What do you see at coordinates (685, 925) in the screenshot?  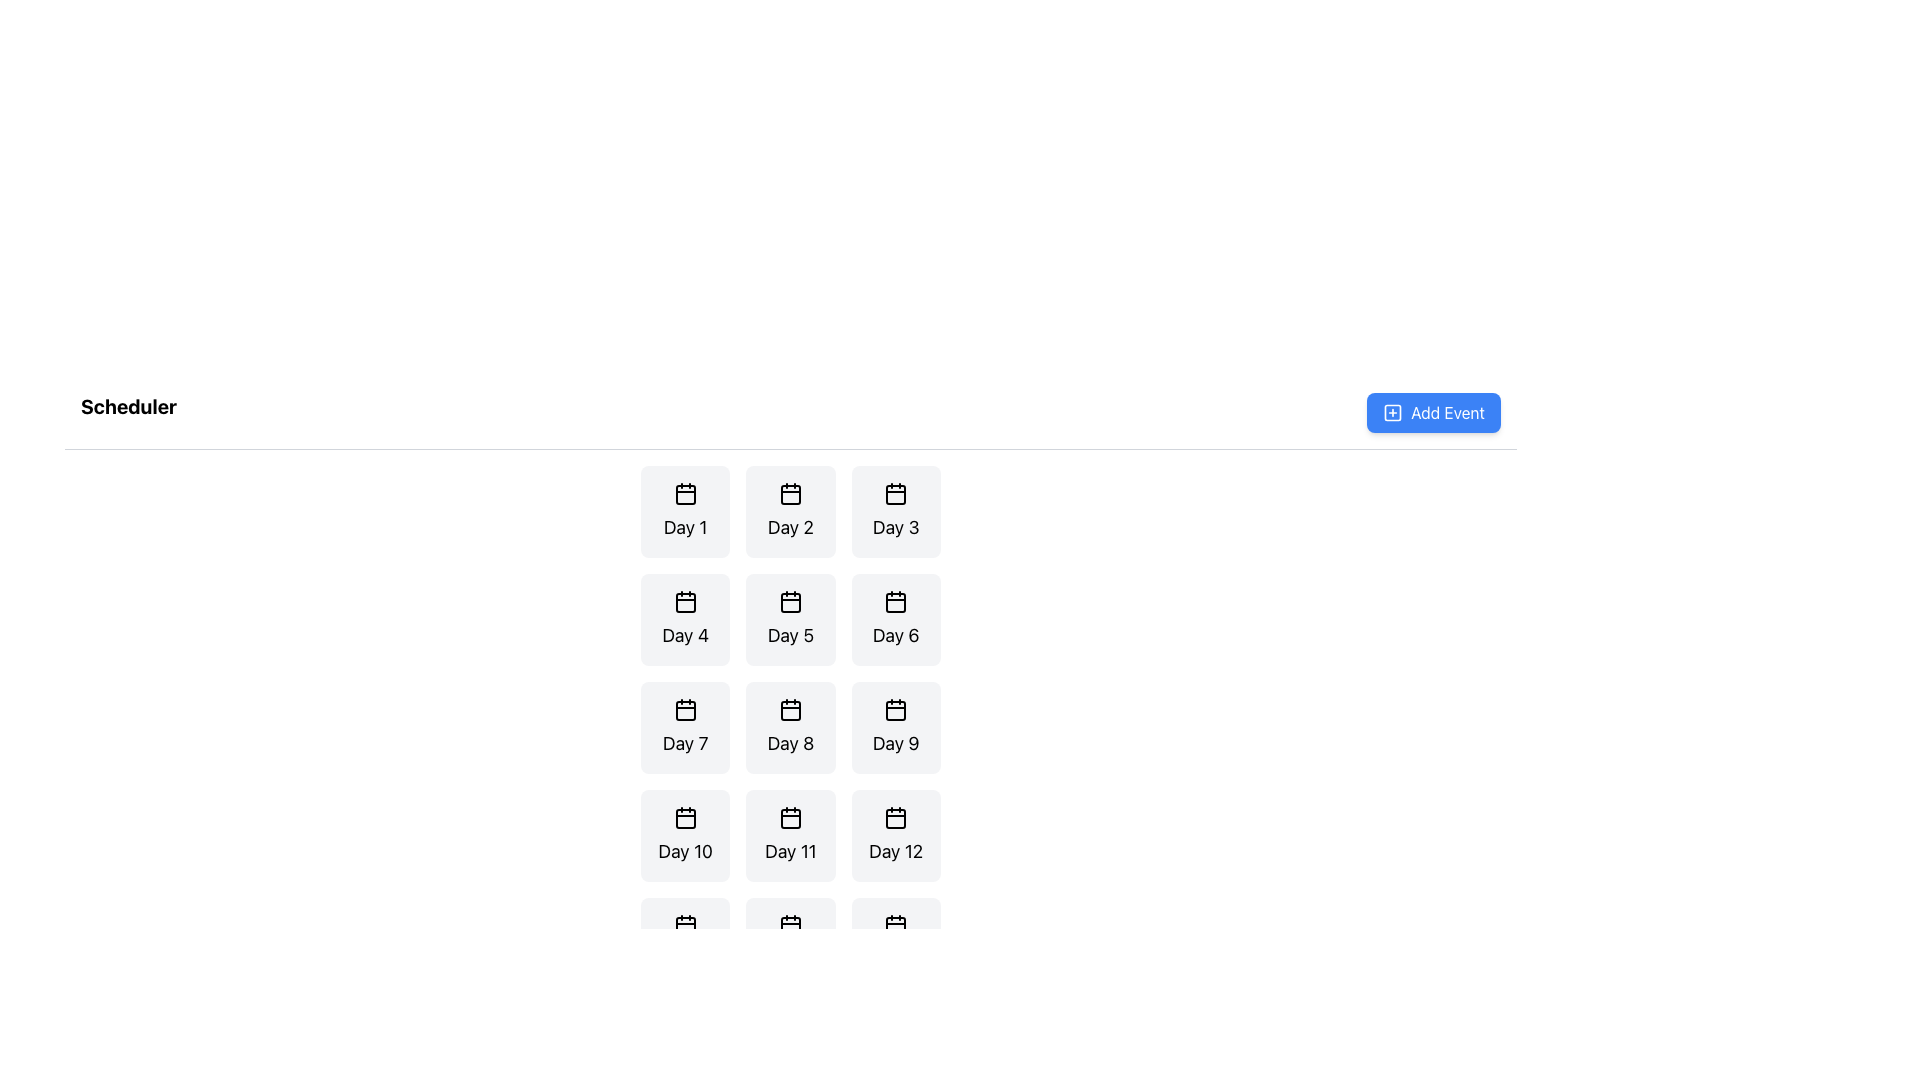 I see `the SVG calendar icon located at the top of the 'Day 13' card, which is the last card in the fifth row of the calendar grid layout` at bounding box center [685, 925].